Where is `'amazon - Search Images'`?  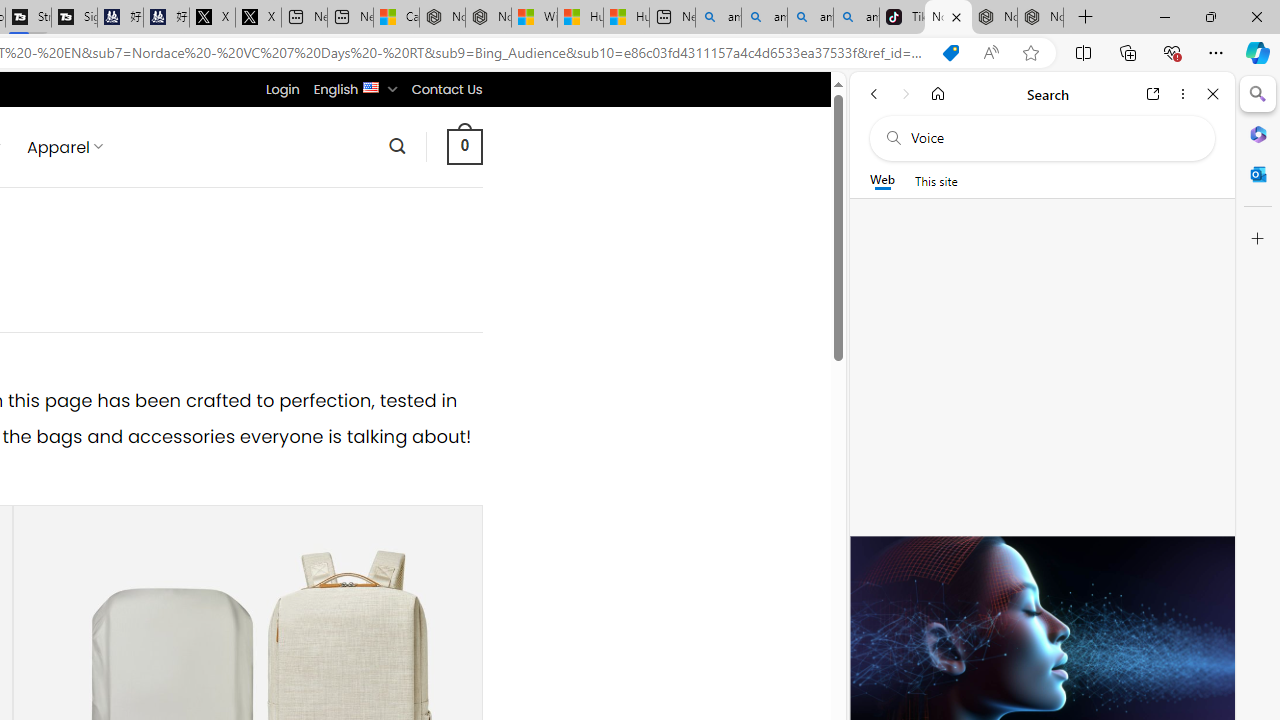 'amazon - Search Images' is located at coordinates (856, 17).